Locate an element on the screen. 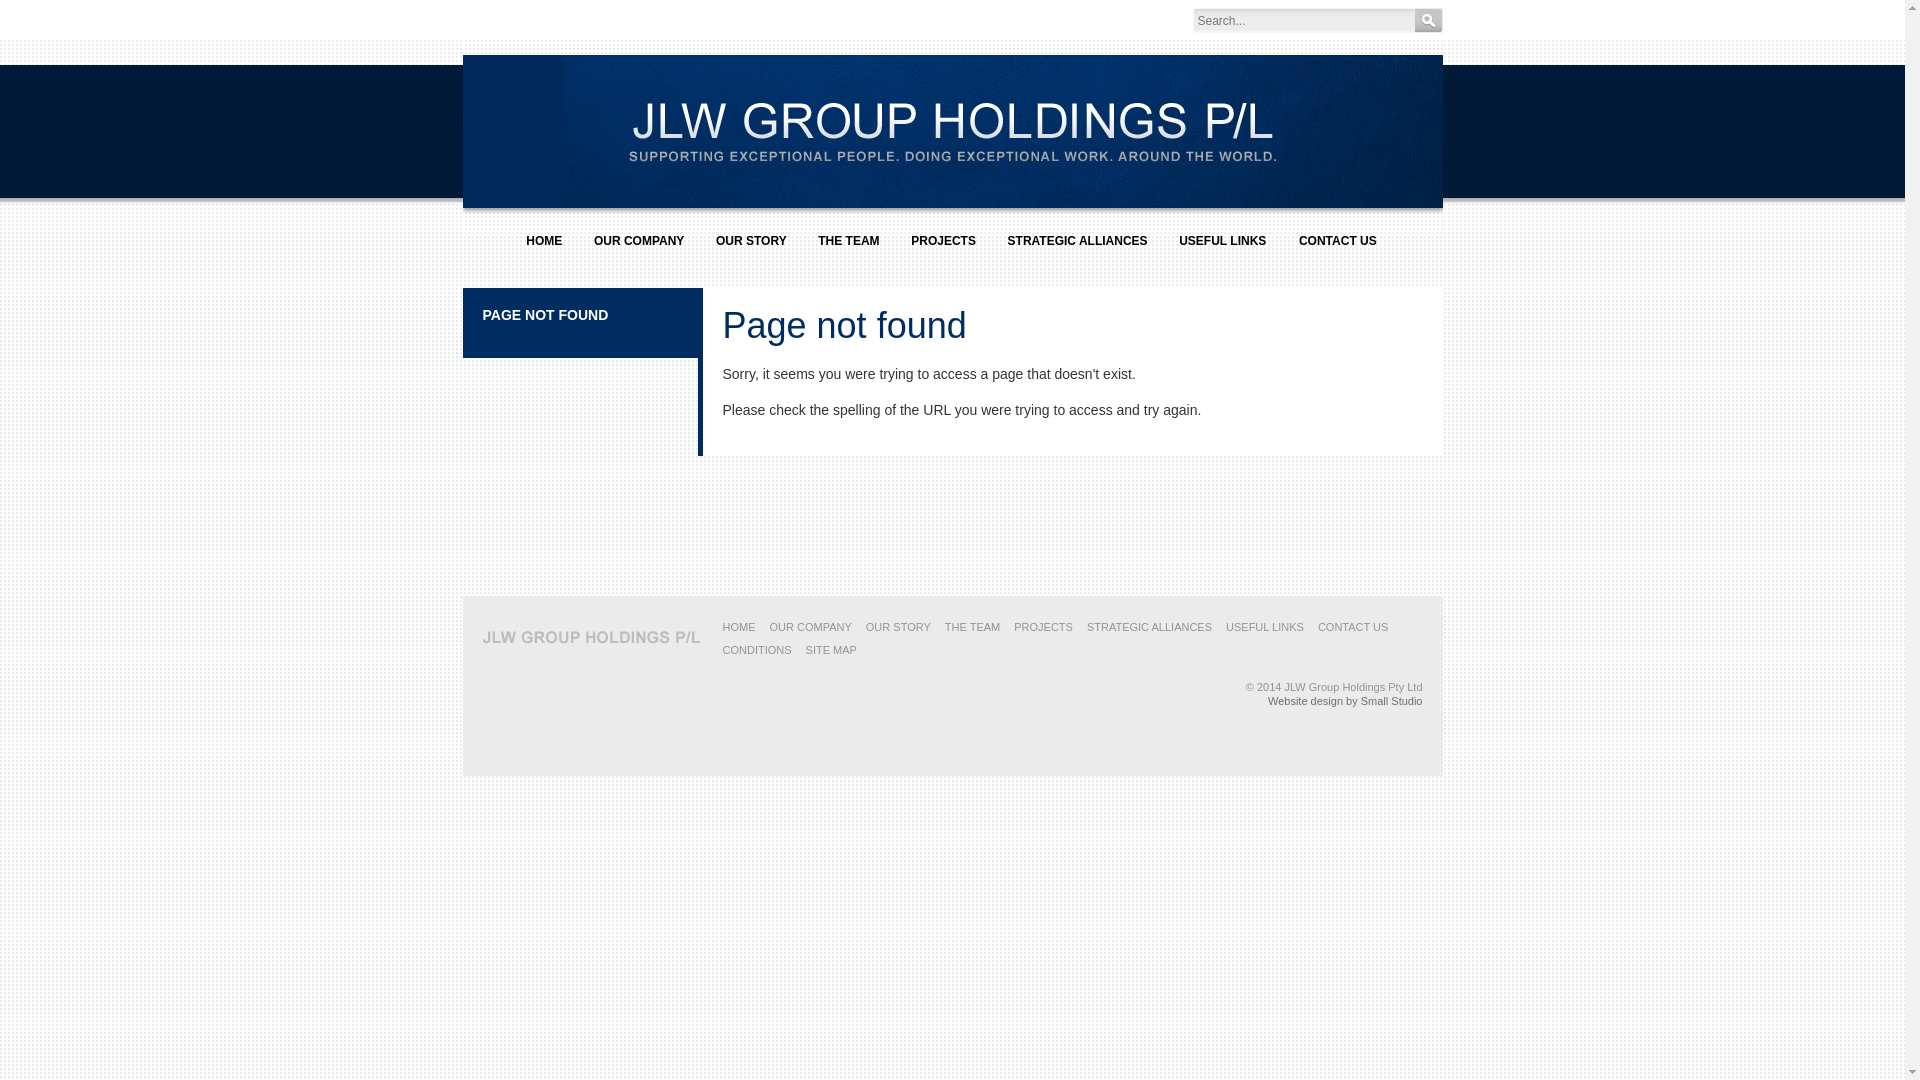 This screenshot has height=1080, width=1920. 'CONDITIONS' is located at coordinates (720, 650).